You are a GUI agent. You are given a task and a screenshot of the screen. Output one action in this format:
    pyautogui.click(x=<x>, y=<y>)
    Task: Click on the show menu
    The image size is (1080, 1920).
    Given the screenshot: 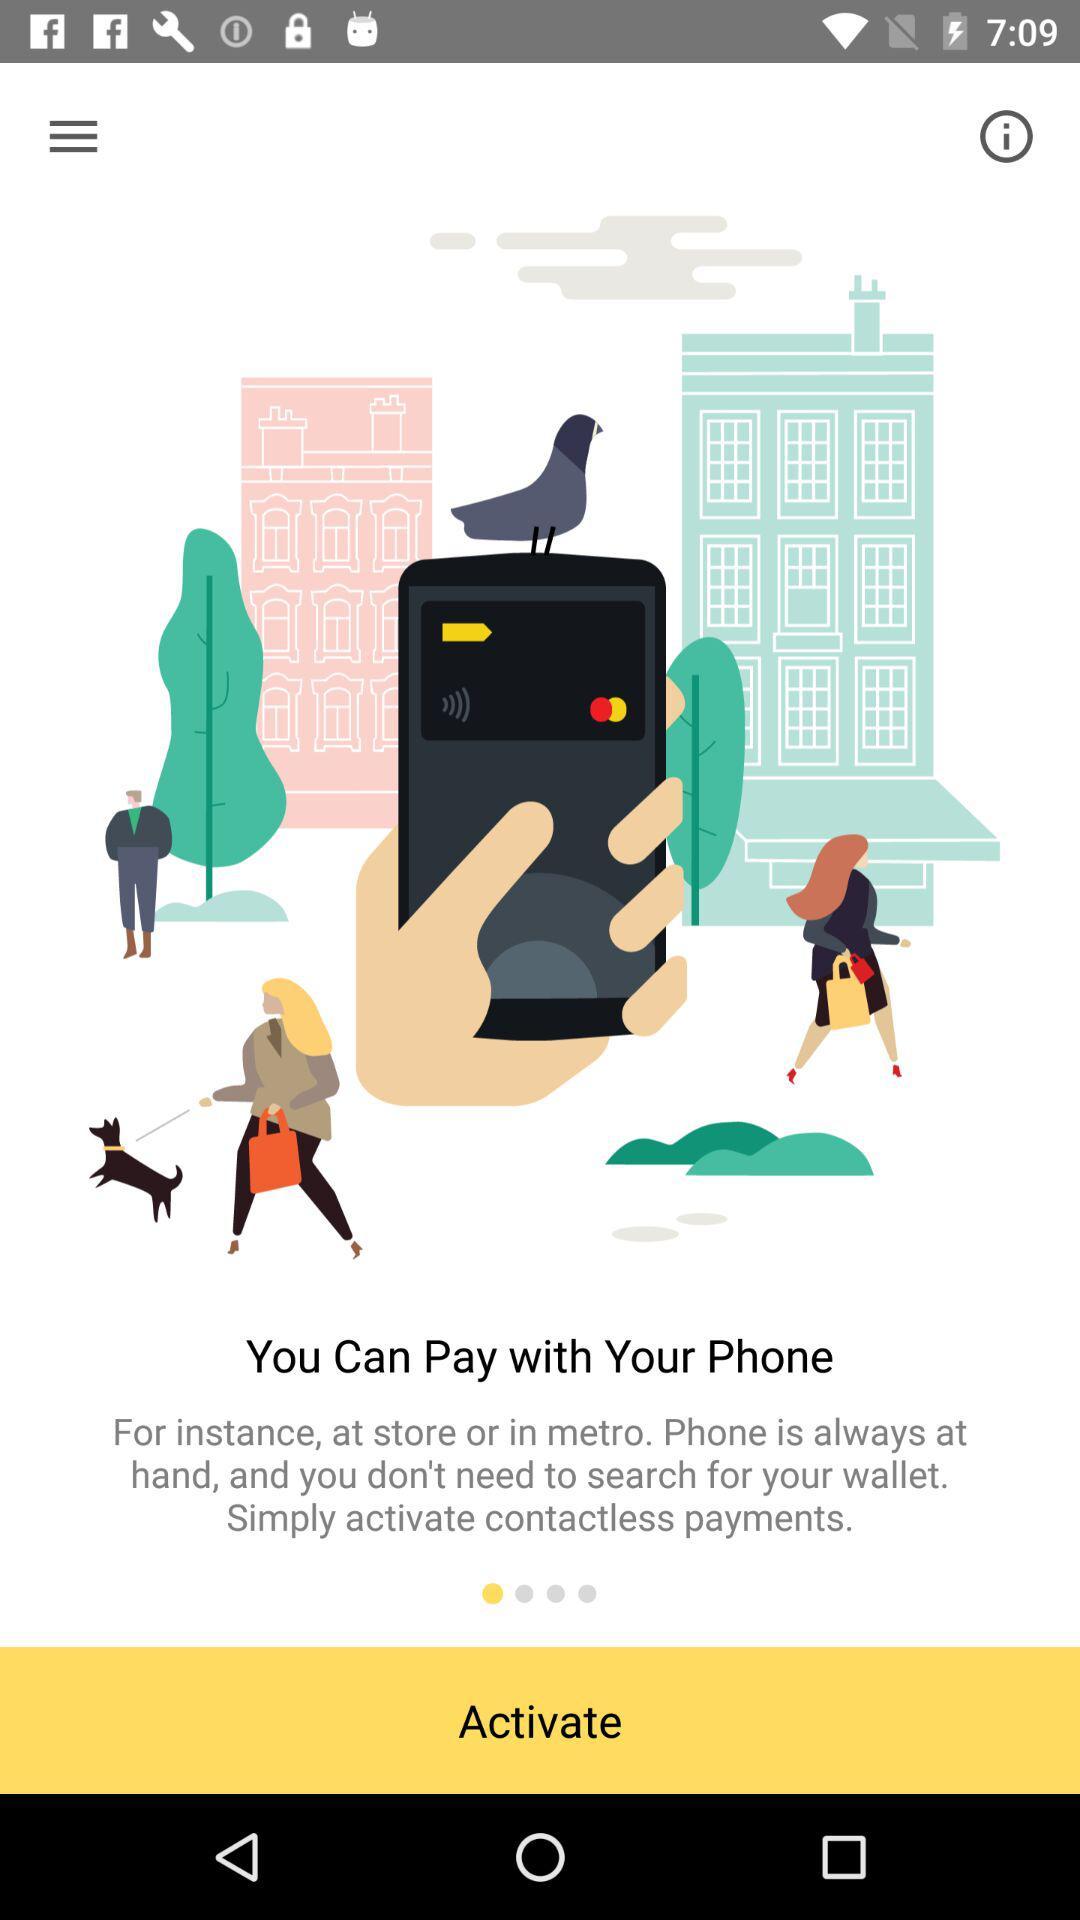 What is the action you would take?
    pyautogui.click(x=72, y=135)
    